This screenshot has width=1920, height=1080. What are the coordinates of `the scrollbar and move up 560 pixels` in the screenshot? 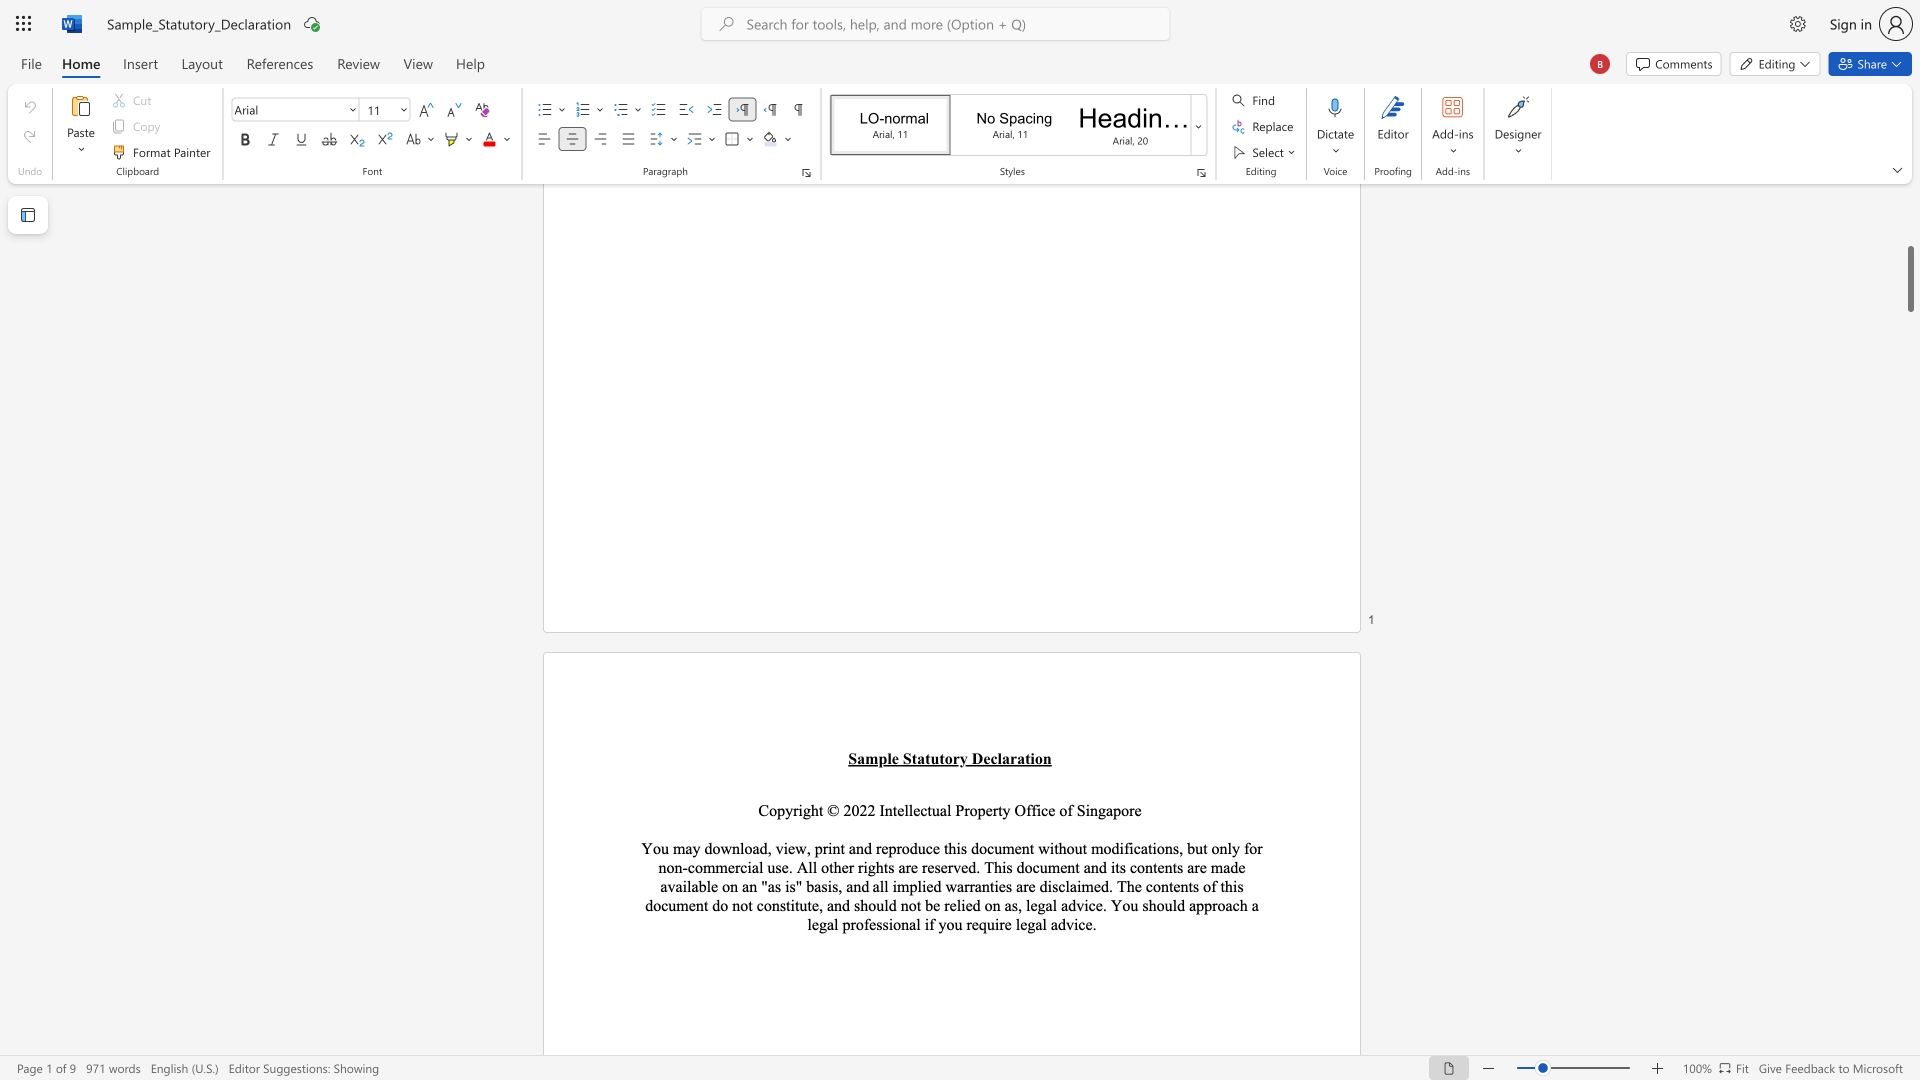 It's located at (1909, 279).